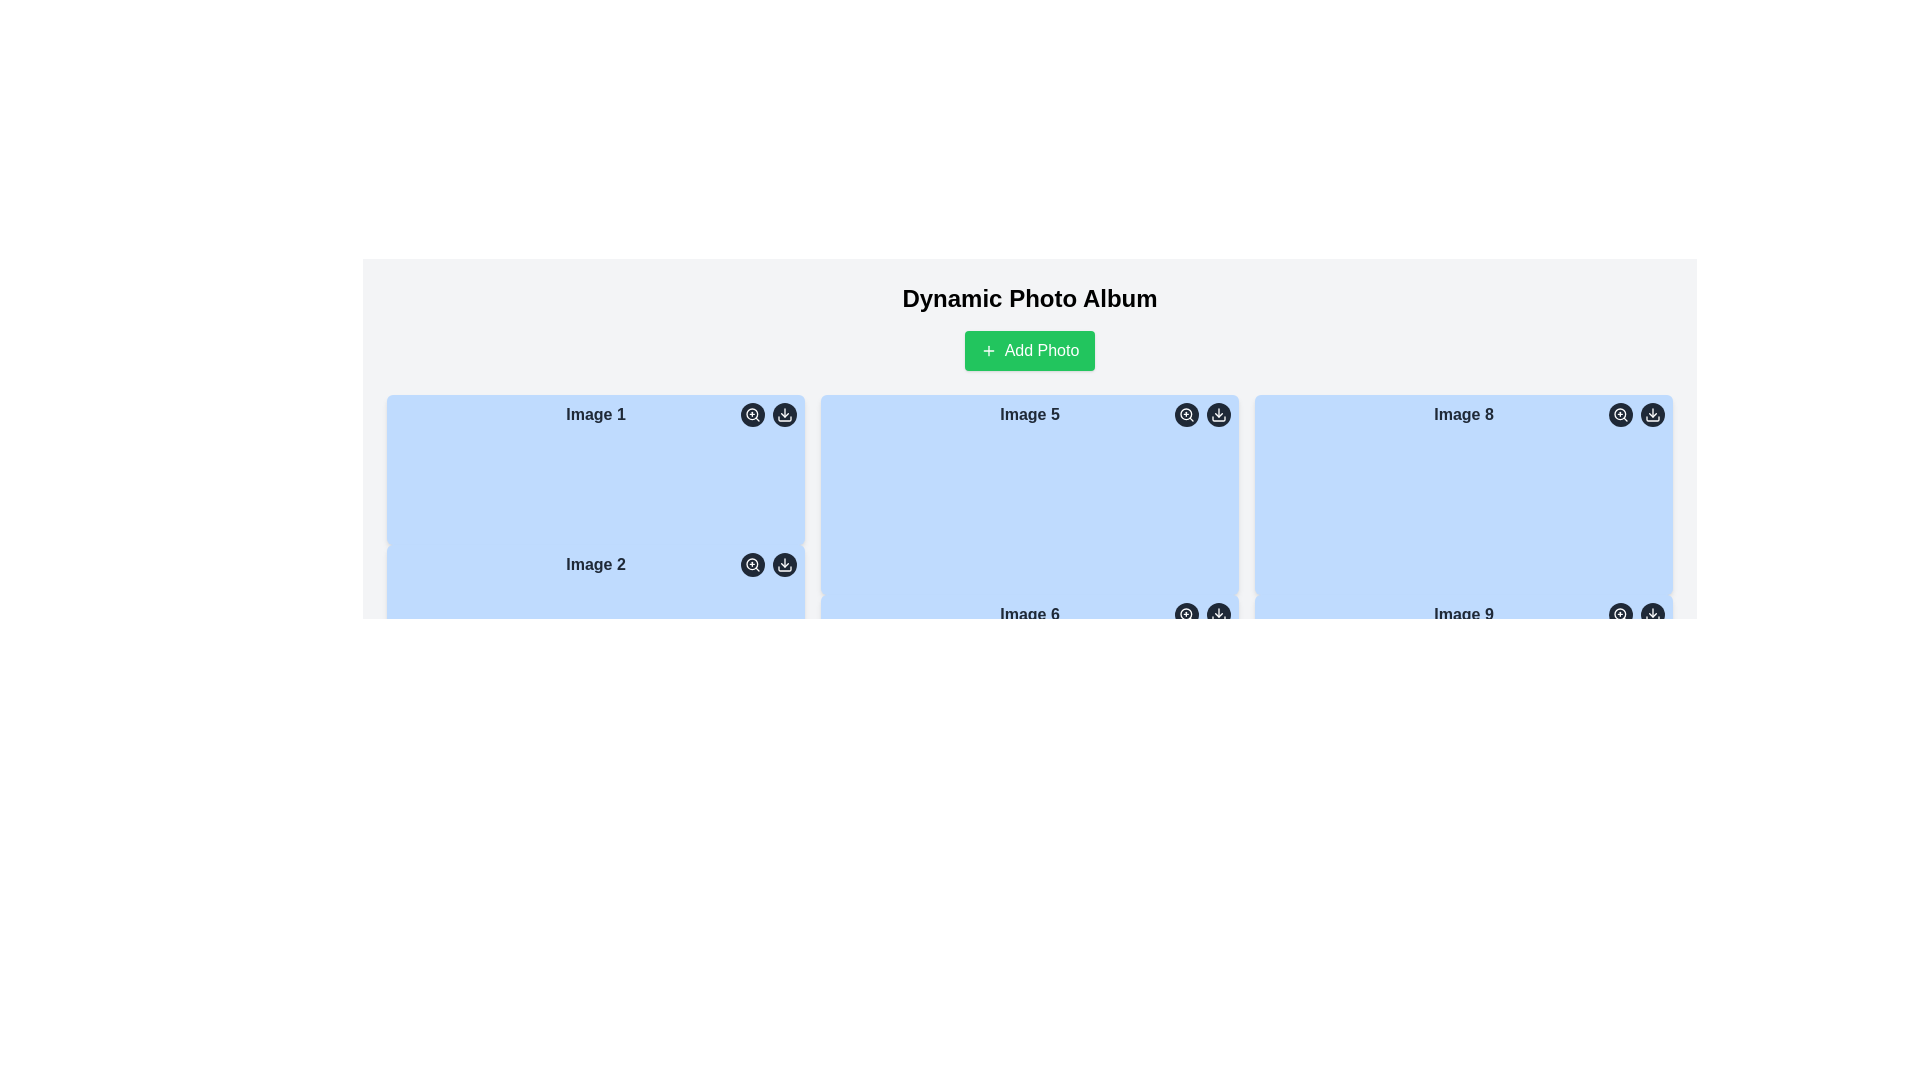  Describe the element at coordinates (1620, 612) in the screenshot. I see `the small circular shape representing the magnifying glass with a plus symbol inside, located in the bottom-right corner of 'Image 9'` at that location.